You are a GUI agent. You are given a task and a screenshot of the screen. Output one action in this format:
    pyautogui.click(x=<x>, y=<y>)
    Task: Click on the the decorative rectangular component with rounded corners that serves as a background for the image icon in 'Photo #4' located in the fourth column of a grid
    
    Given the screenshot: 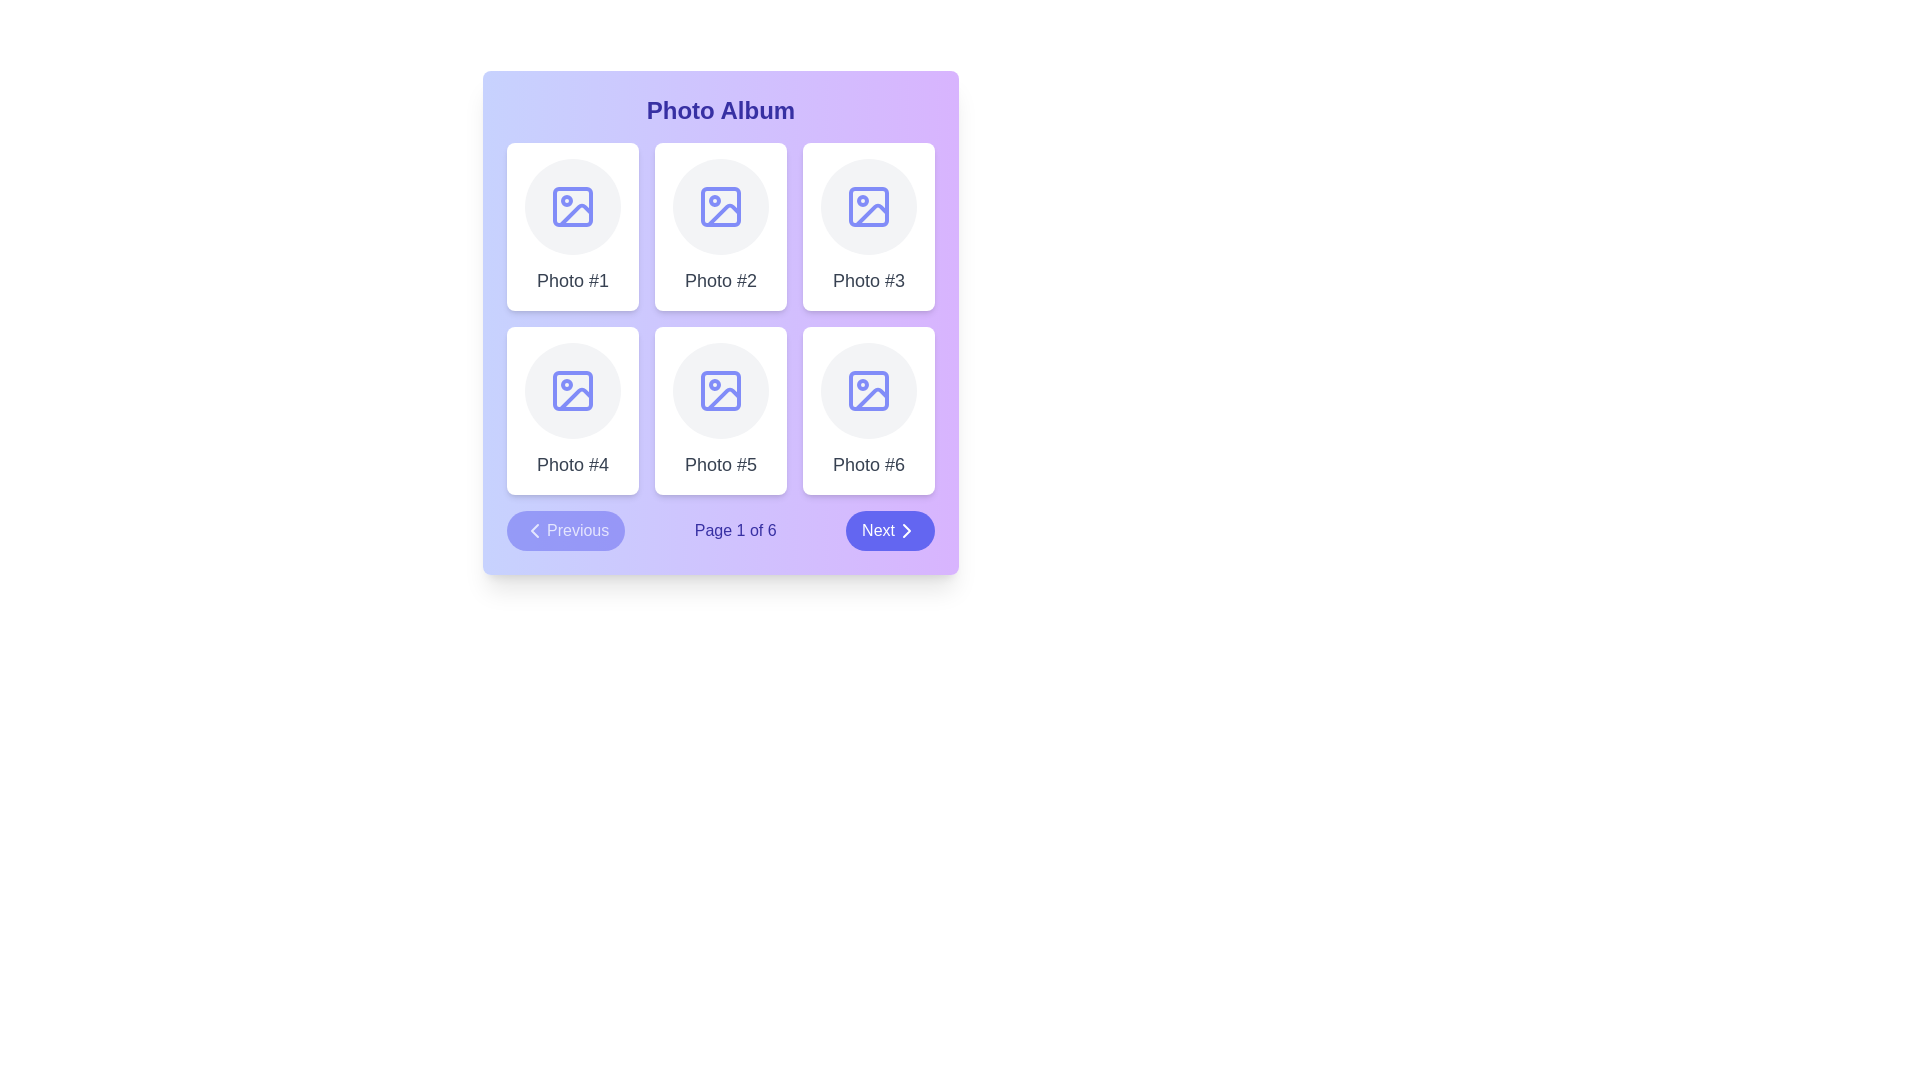 What is the action you would take?
    pyautogui.click(x=571, y=390)
    